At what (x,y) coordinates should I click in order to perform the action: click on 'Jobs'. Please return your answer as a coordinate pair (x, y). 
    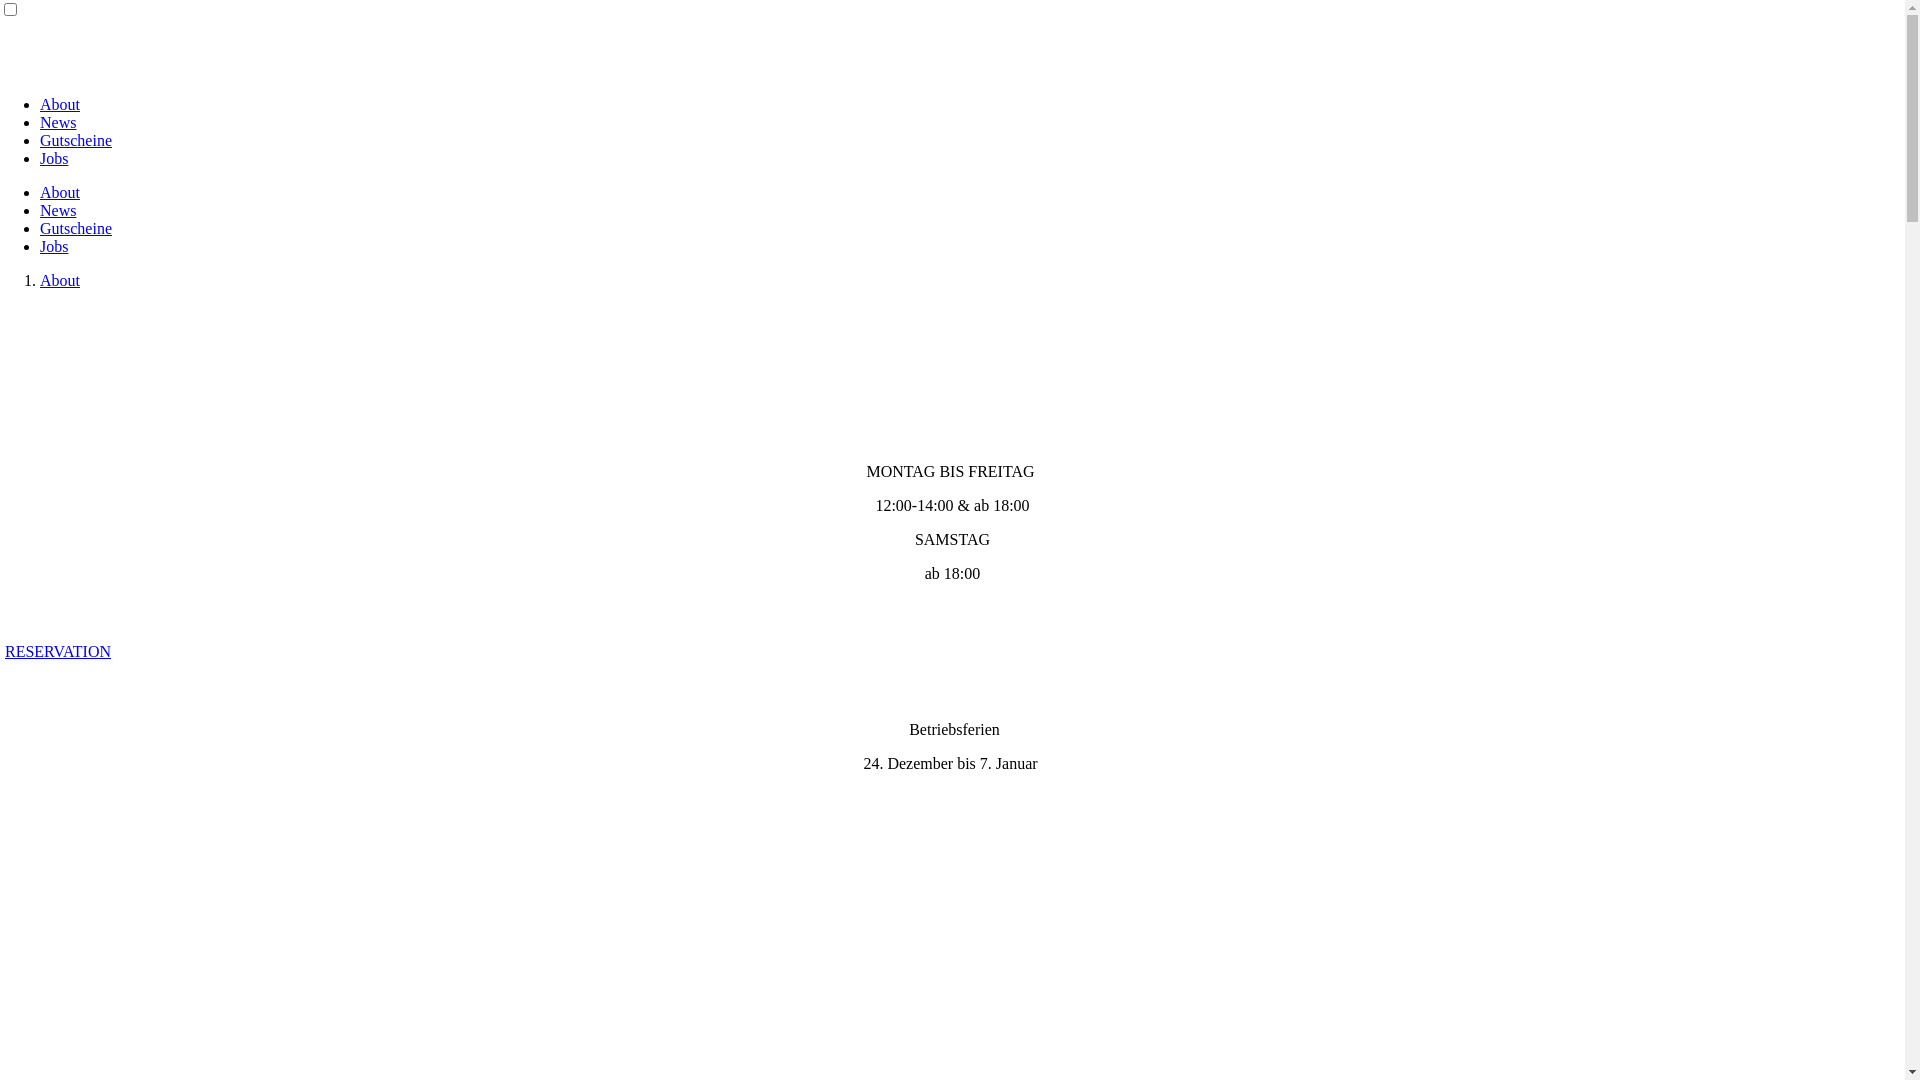
    Looking at the image, I should click on (53, 157).